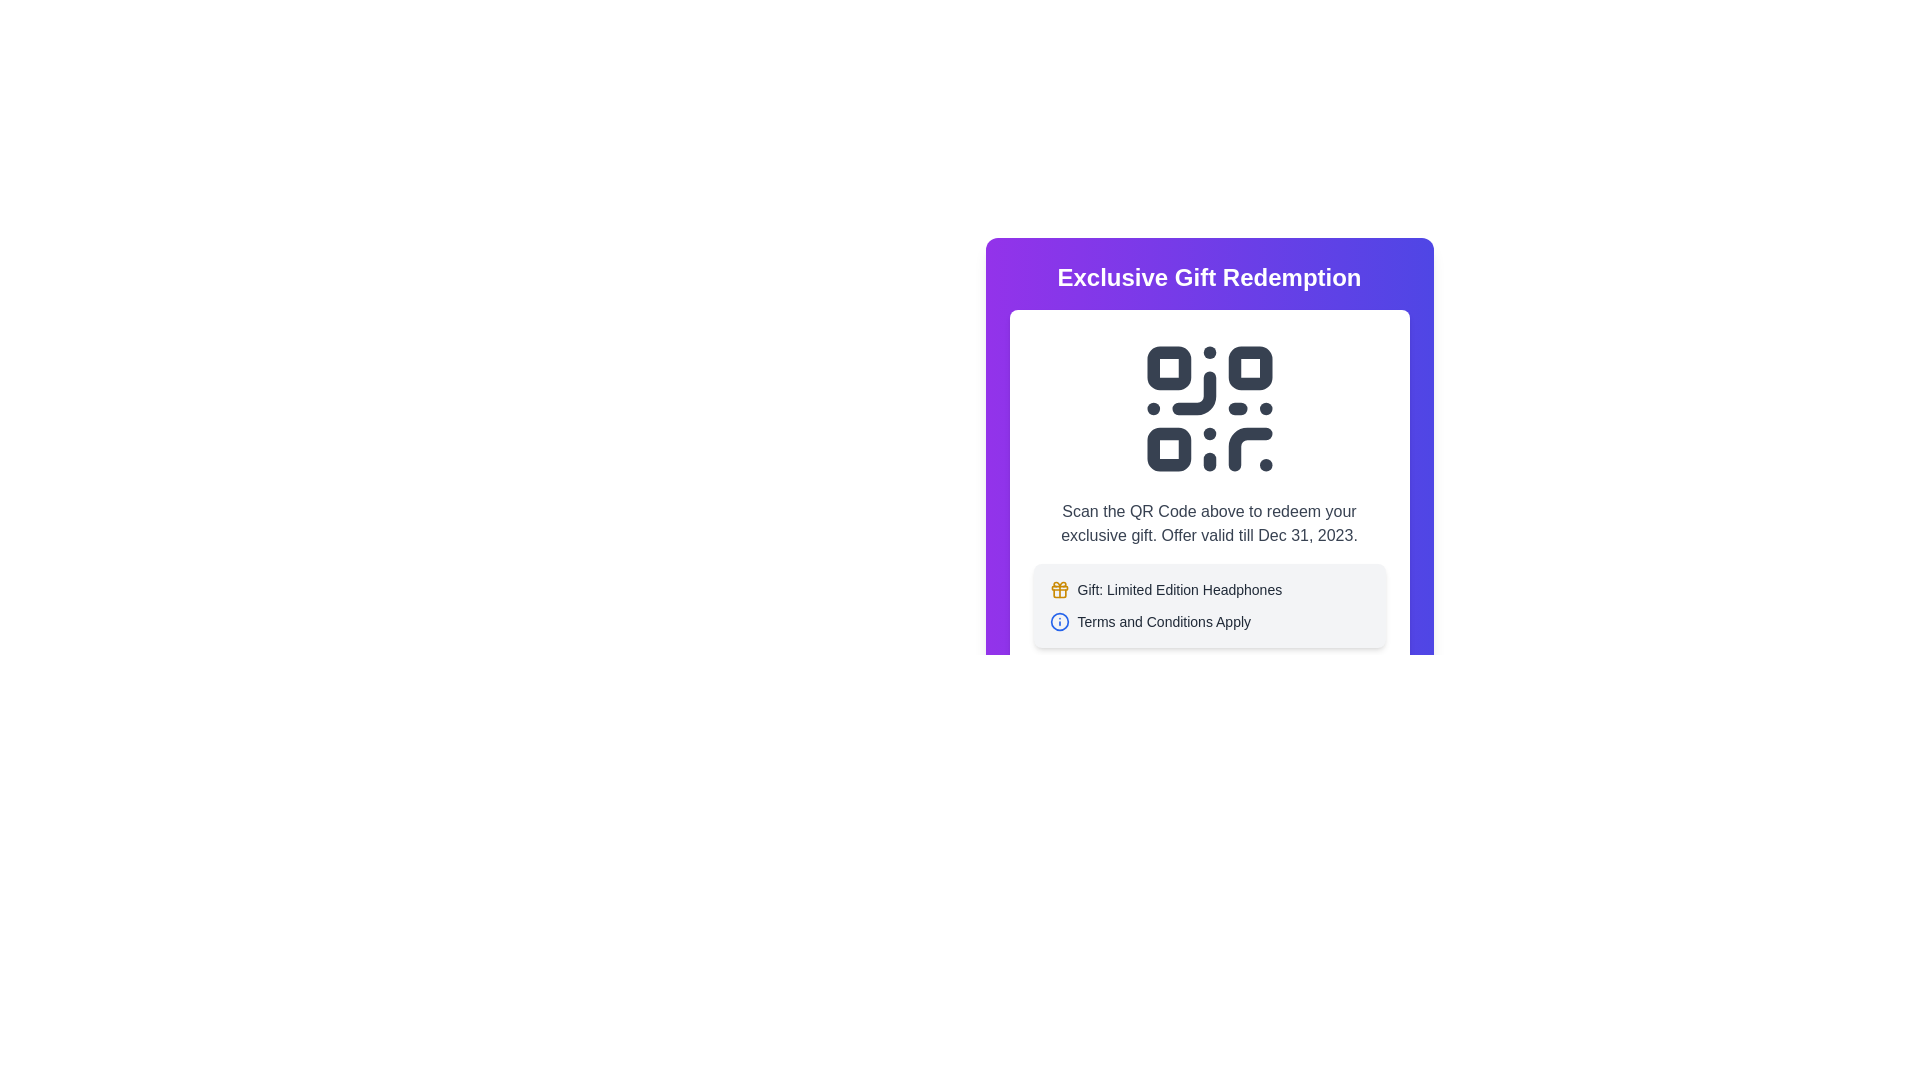 The width and height of the screenshot is (1920, 1080). Describe the element at coordinates (1168, 448) in the screenshot. I see `the small, square-shaped UI component with rounded corners, styled with a white fill, located in the lower-left corner of the QR code design` at that location.